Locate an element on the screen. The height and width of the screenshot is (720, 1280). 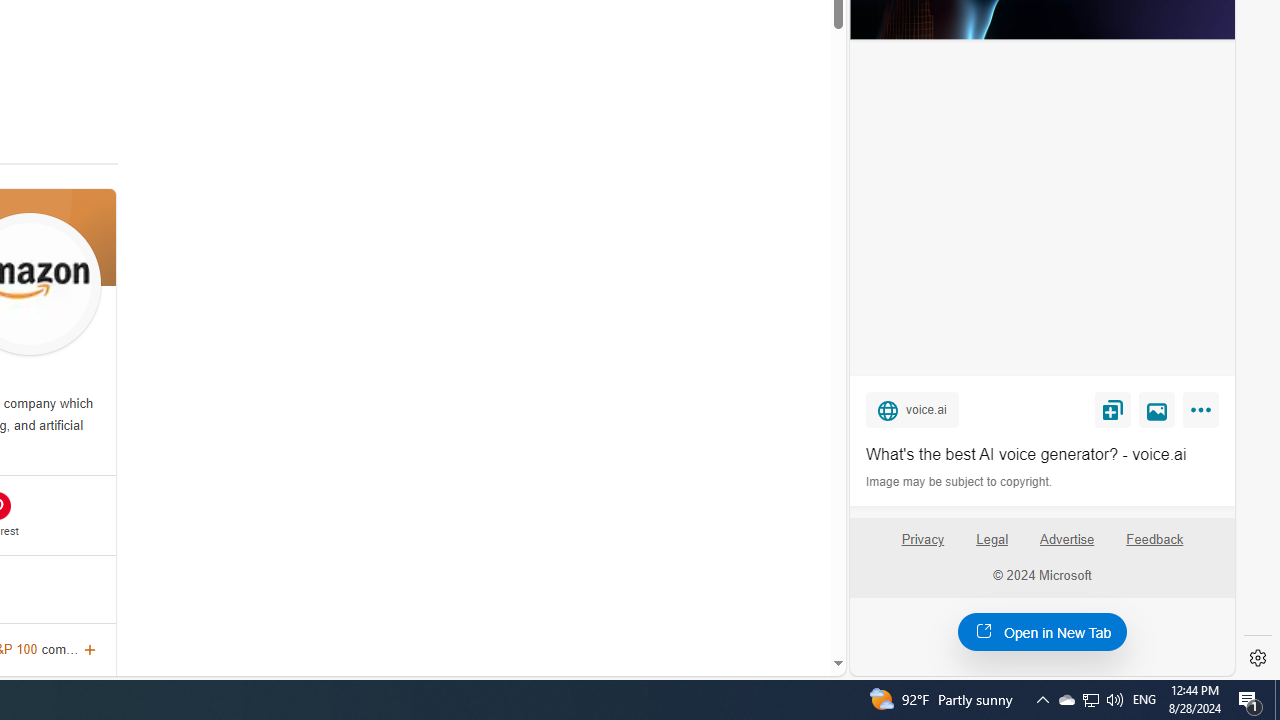
'Legal' is located at coordinates (992, 538).